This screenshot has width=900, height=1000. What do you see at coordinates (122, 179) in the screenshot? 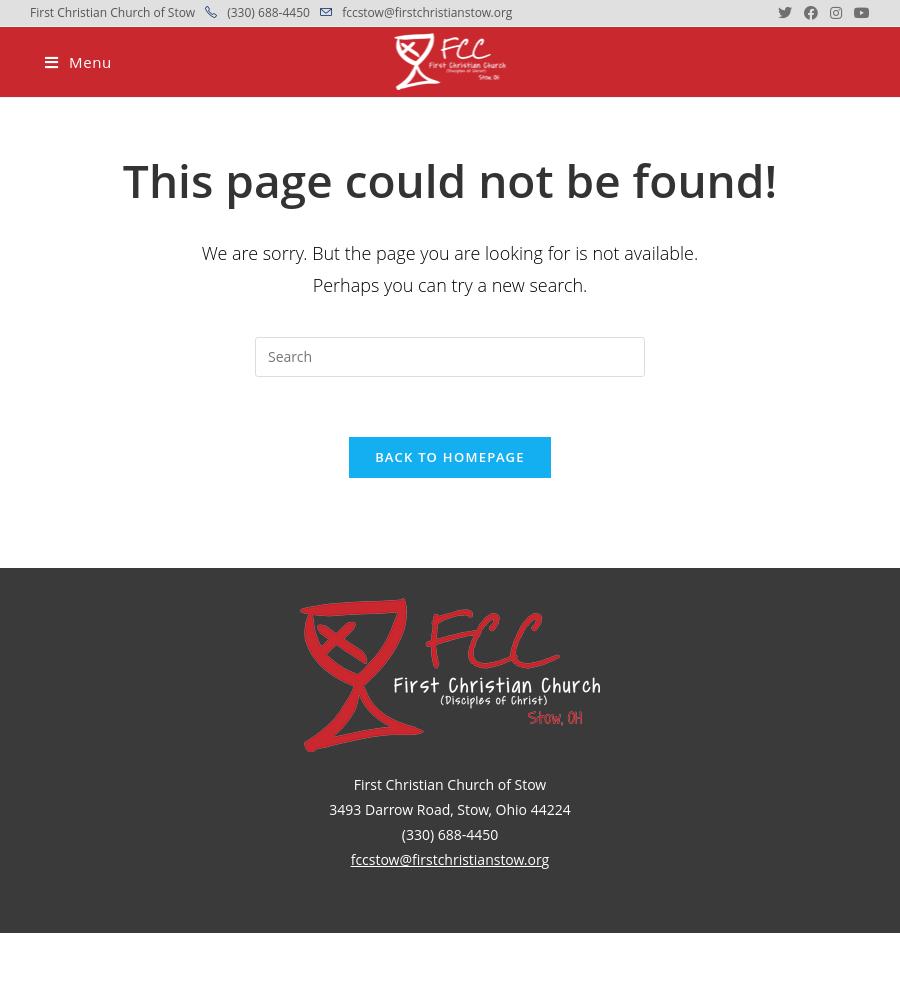
I see `'This page could not be found!'` at bounding box center [122, 179].